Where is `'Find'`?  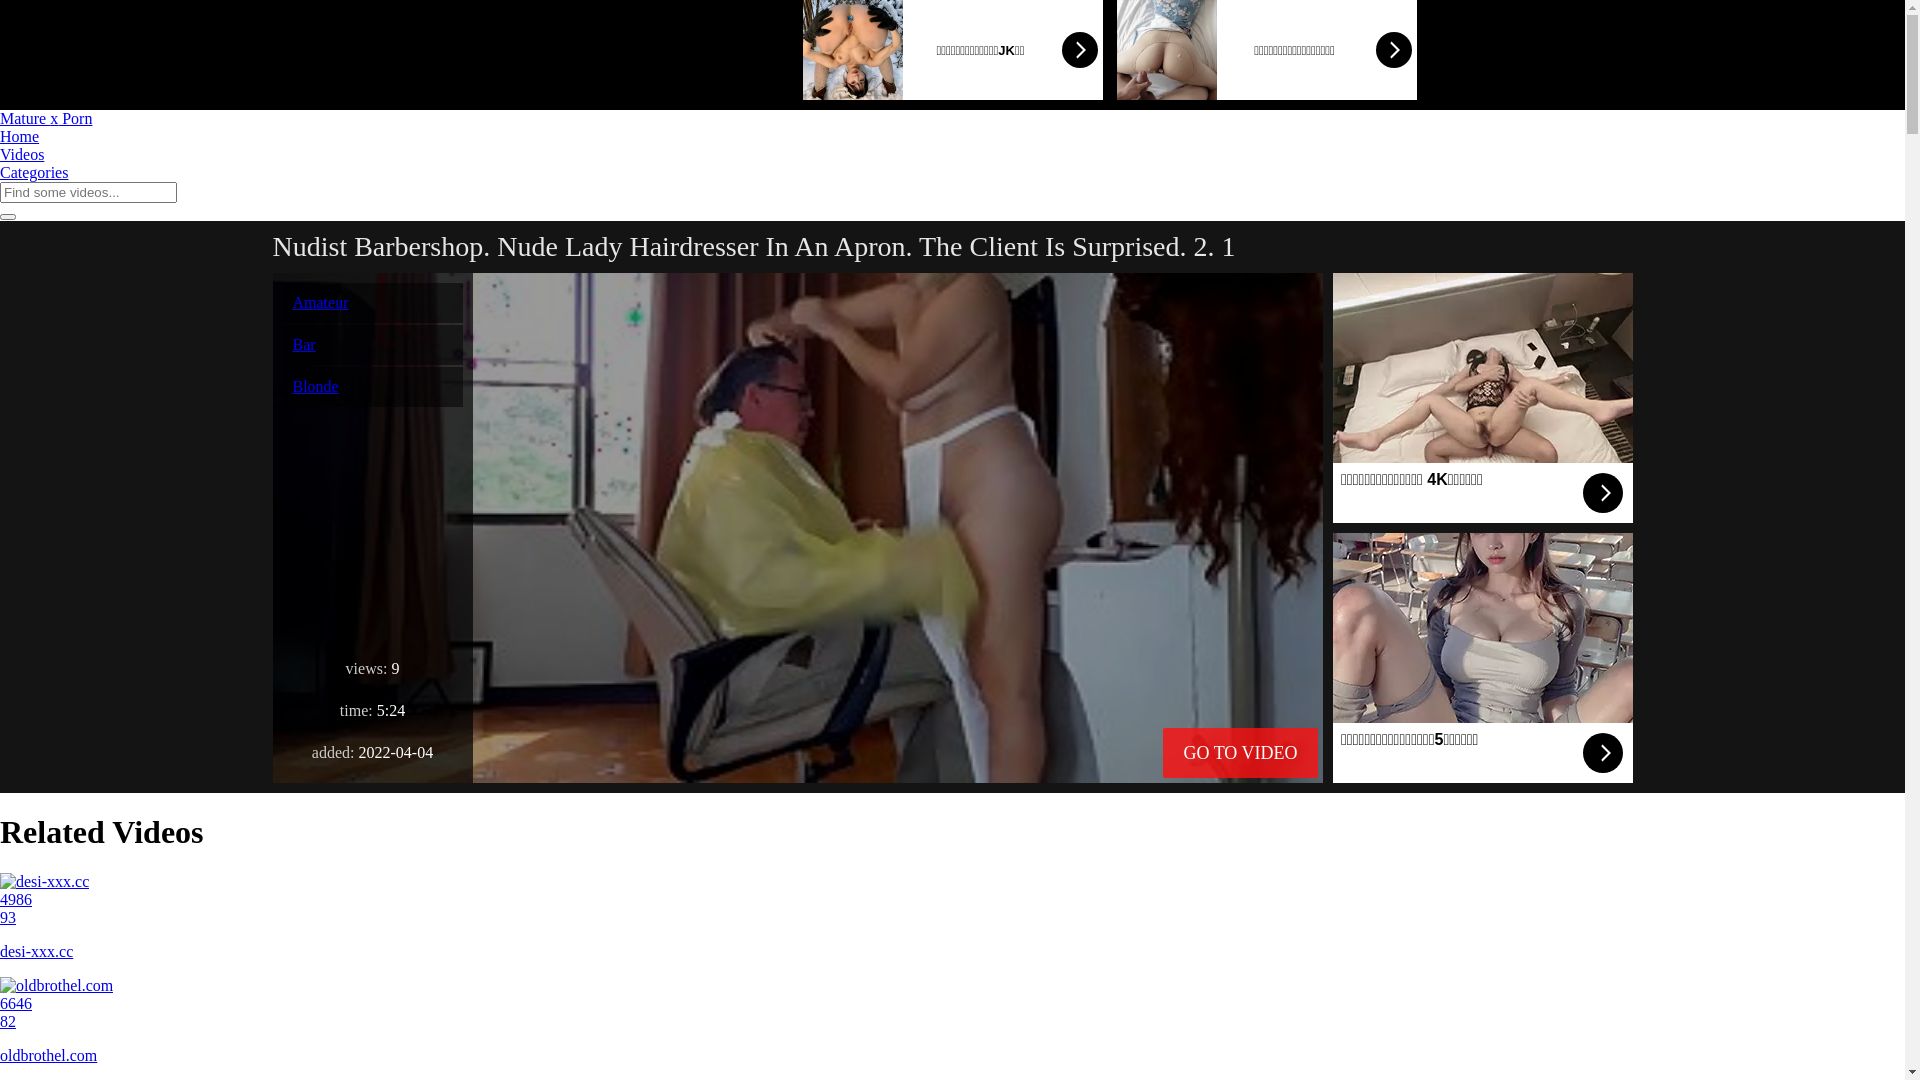
'Find' is located at coordinates (8, 216).